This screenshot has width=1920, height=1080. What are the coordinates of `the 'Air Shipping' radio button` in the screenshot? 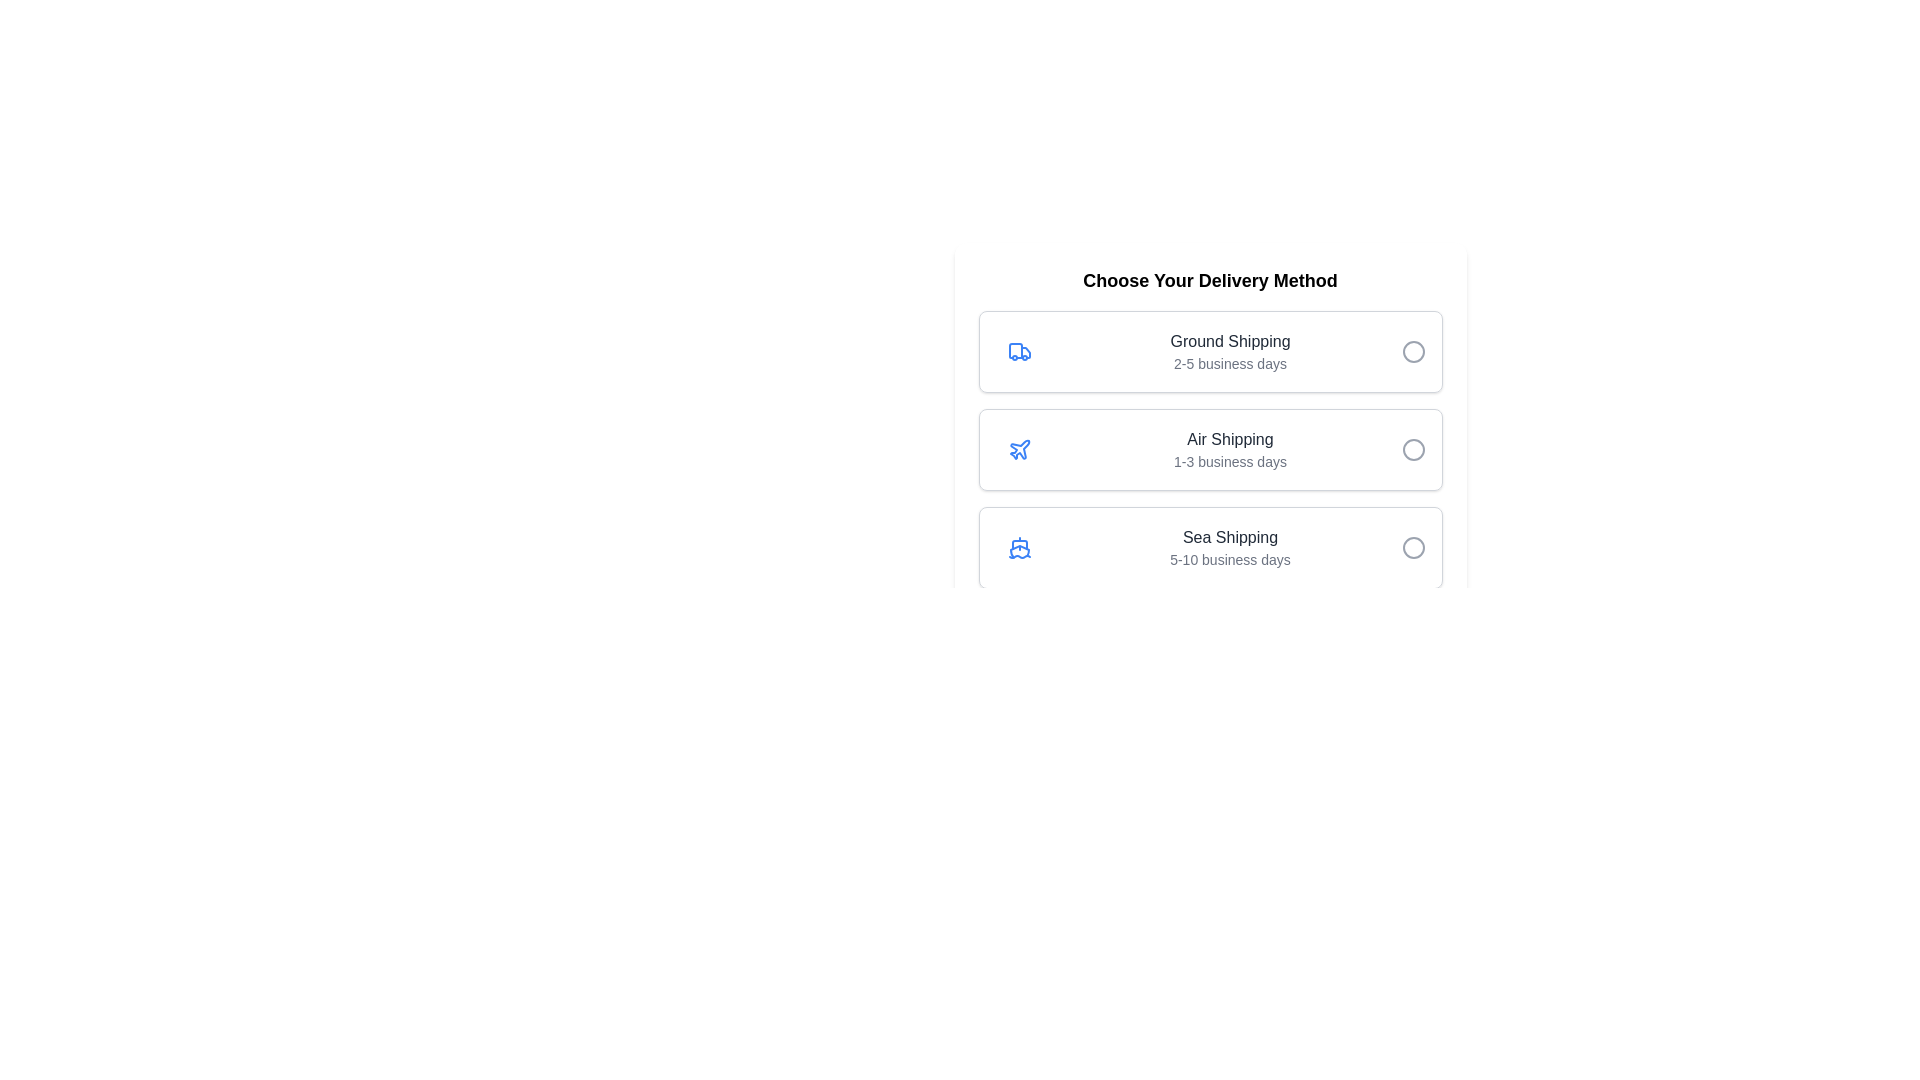 It's located at (1412, 450).